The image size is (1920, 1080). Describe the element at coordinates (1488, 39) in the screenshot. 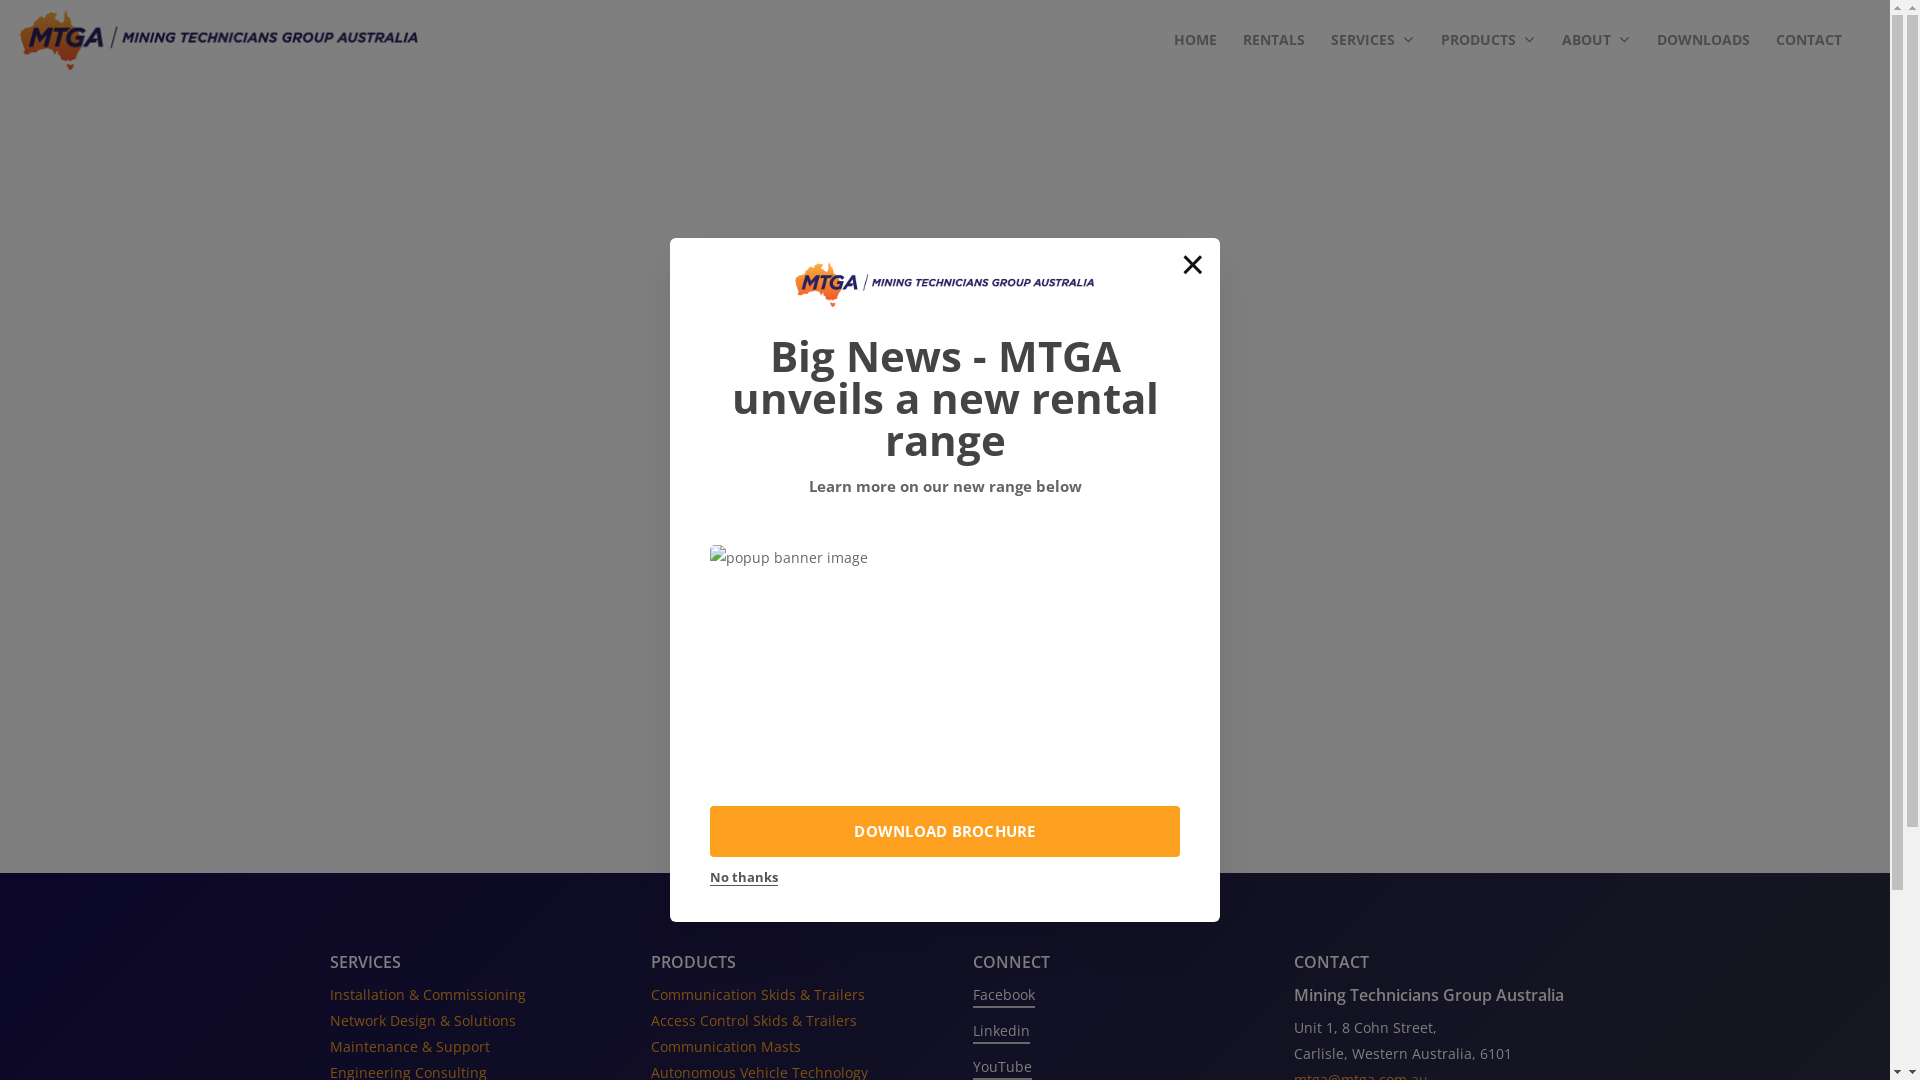

I see `'PRODUCTS'` at that location.